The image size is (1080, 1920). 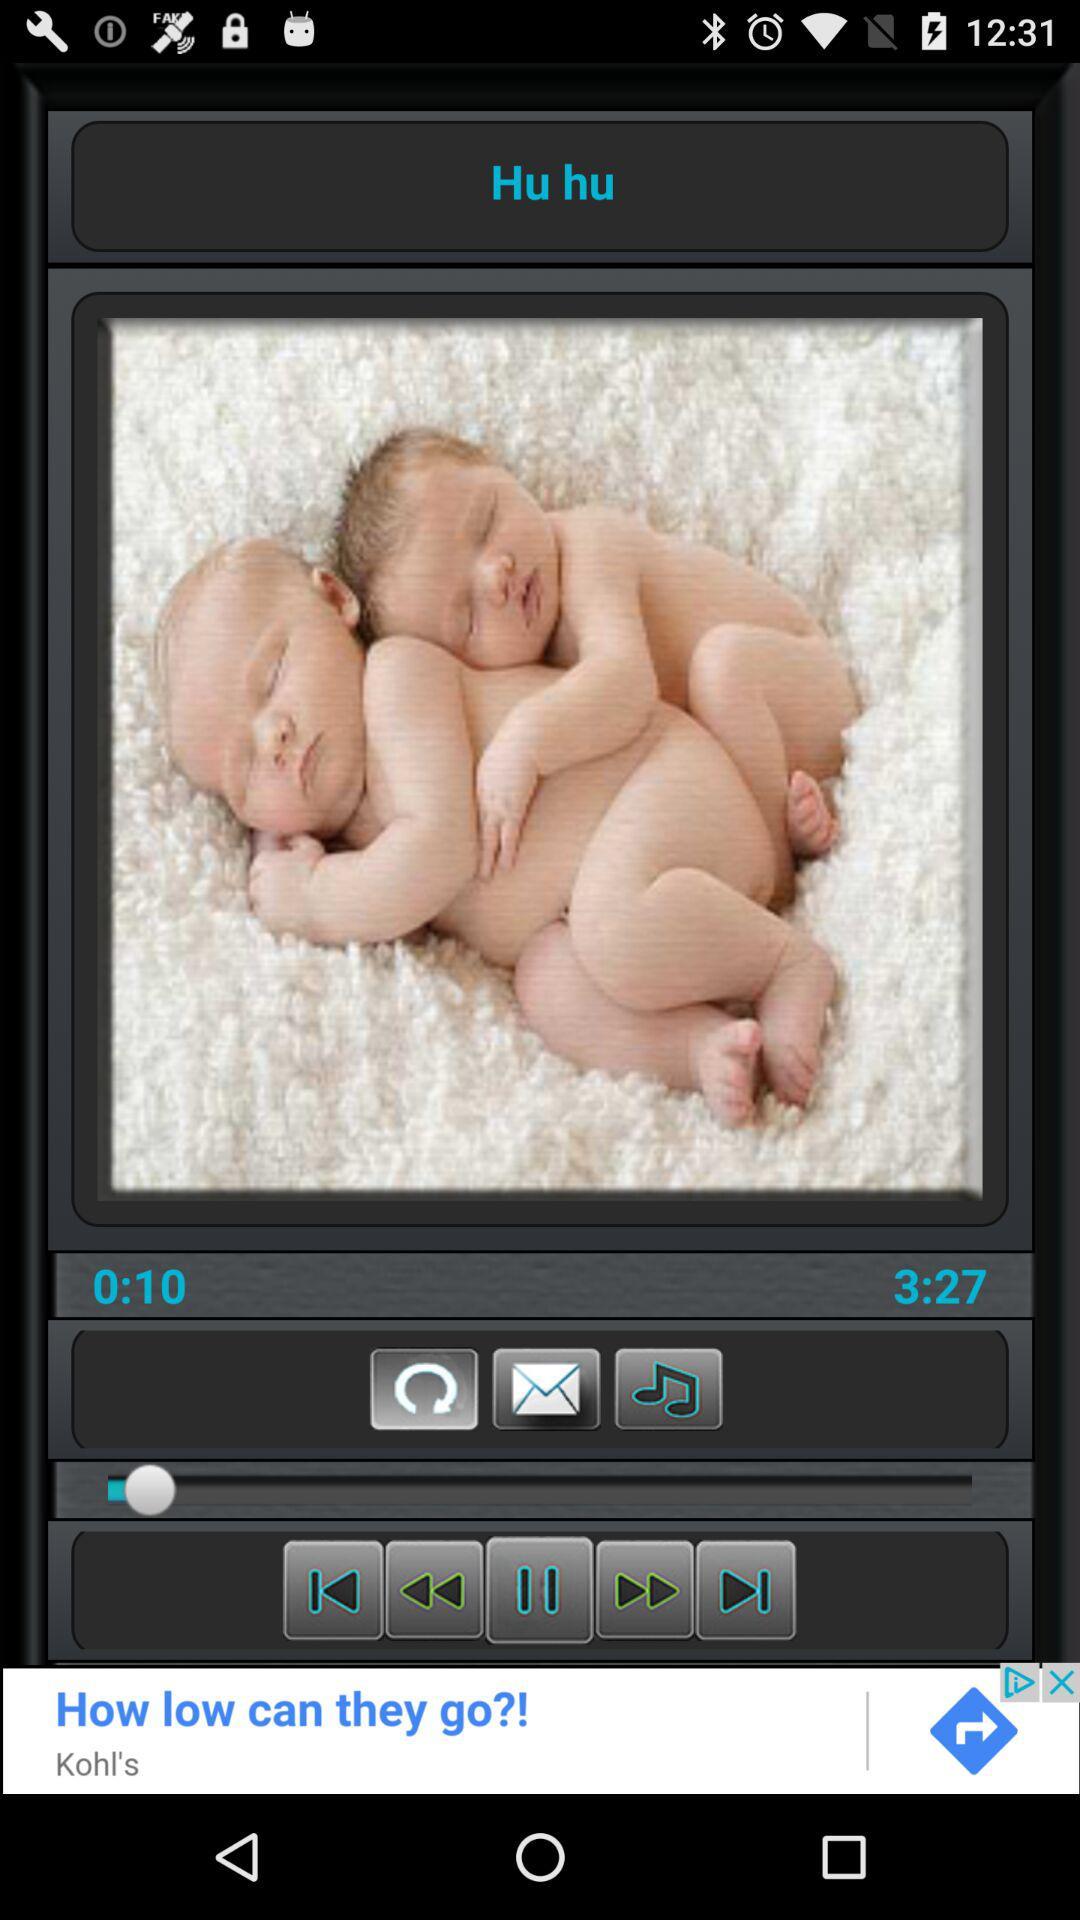 I want to click on the pause option, so click(x=538, y=1589).